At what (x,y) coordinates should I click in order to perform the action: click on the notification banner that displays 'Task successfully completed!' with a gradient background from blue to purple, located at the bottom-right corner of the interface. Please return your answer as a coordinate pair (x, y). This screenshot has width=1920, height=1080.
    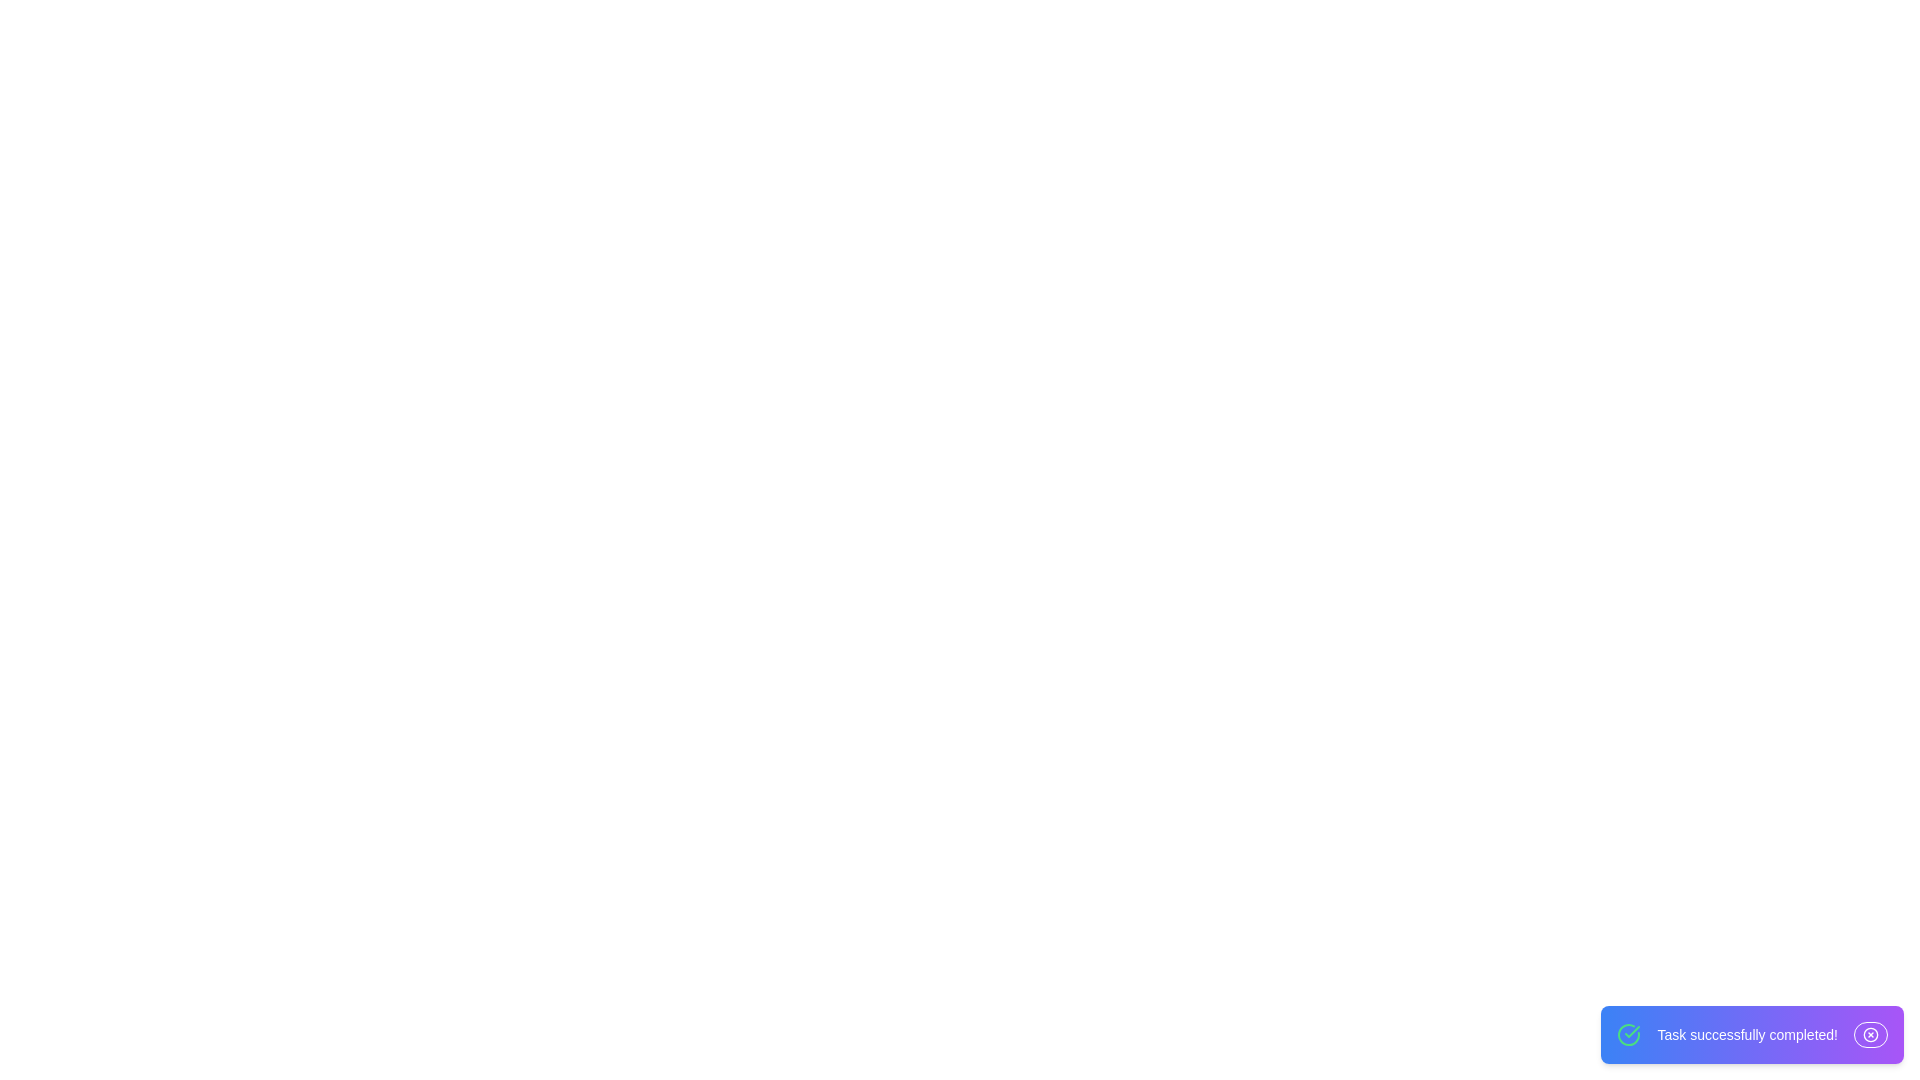
    Looking at the image, I should click on (1751, 1034).